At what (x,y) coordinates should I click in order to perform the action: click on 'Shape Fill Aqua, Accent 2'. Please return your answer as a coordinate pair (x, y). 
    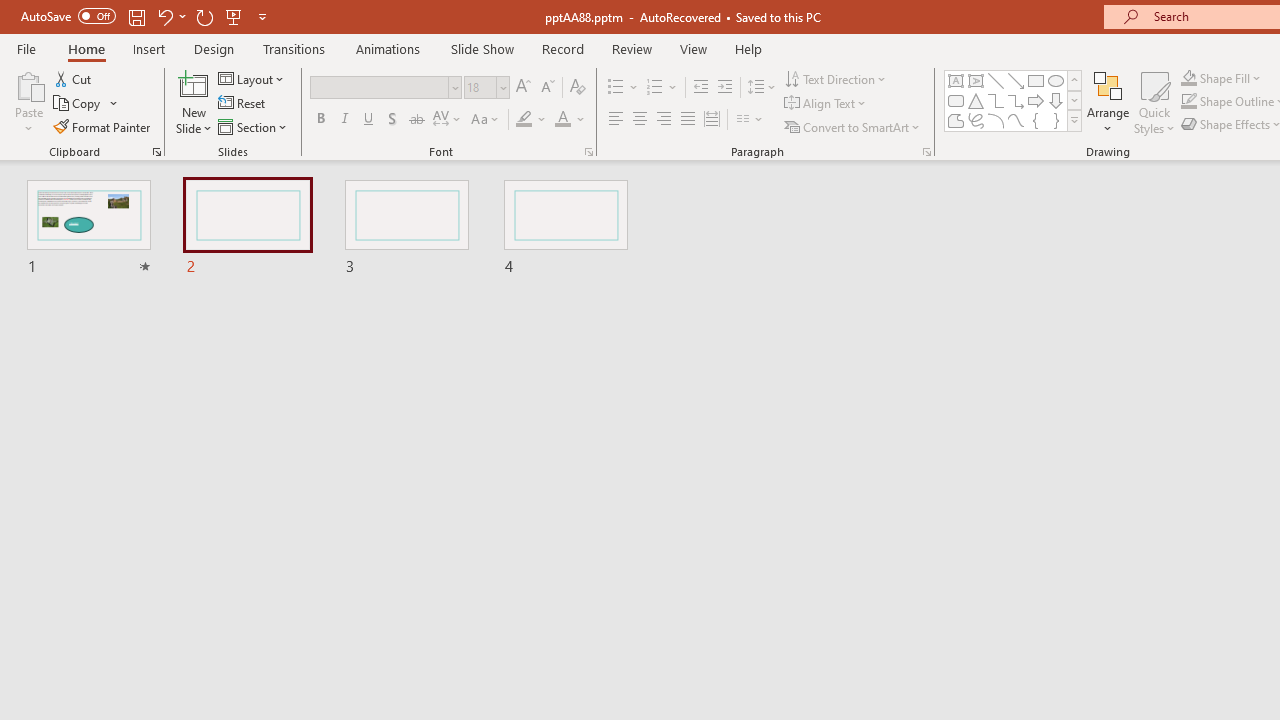
    Looking at the image, I should click on (1189, 77).